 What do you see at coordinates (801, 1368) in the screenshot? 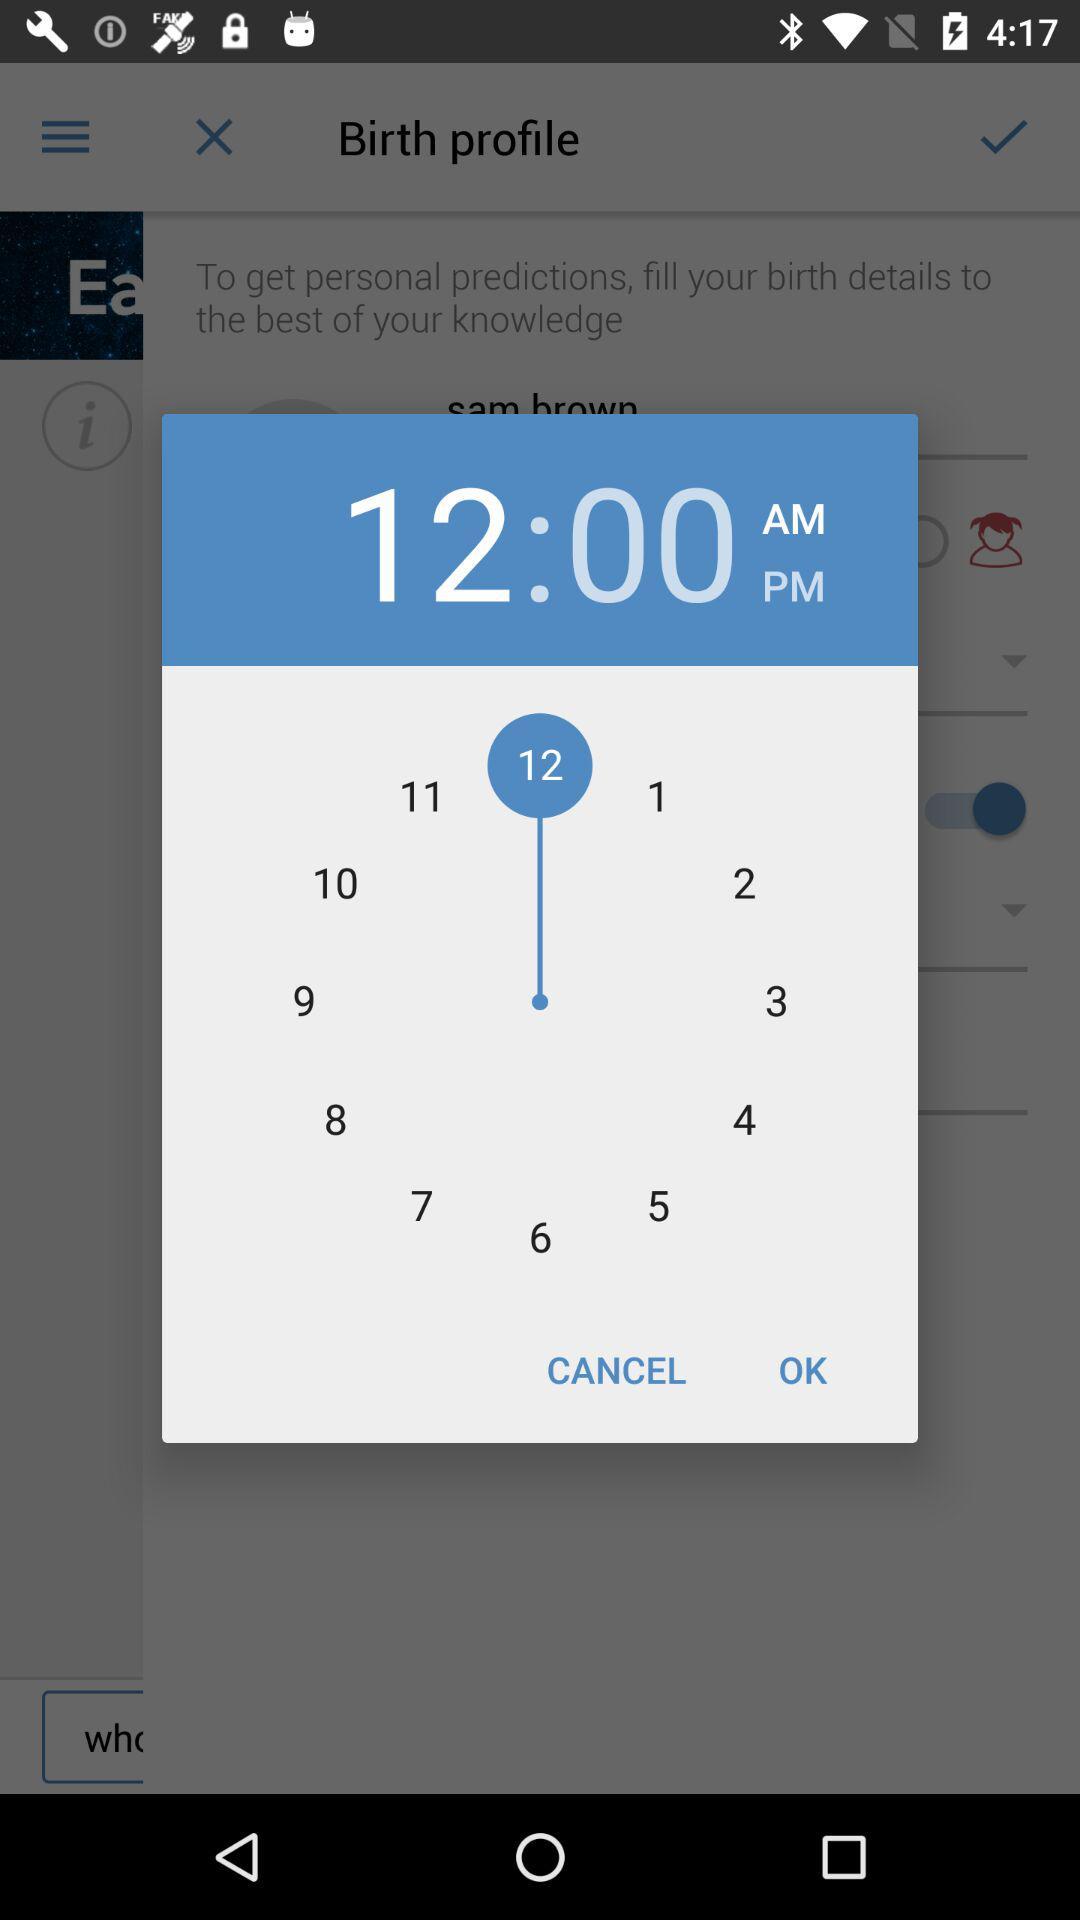
I see `ok item` at bounding box center [801, 1368].